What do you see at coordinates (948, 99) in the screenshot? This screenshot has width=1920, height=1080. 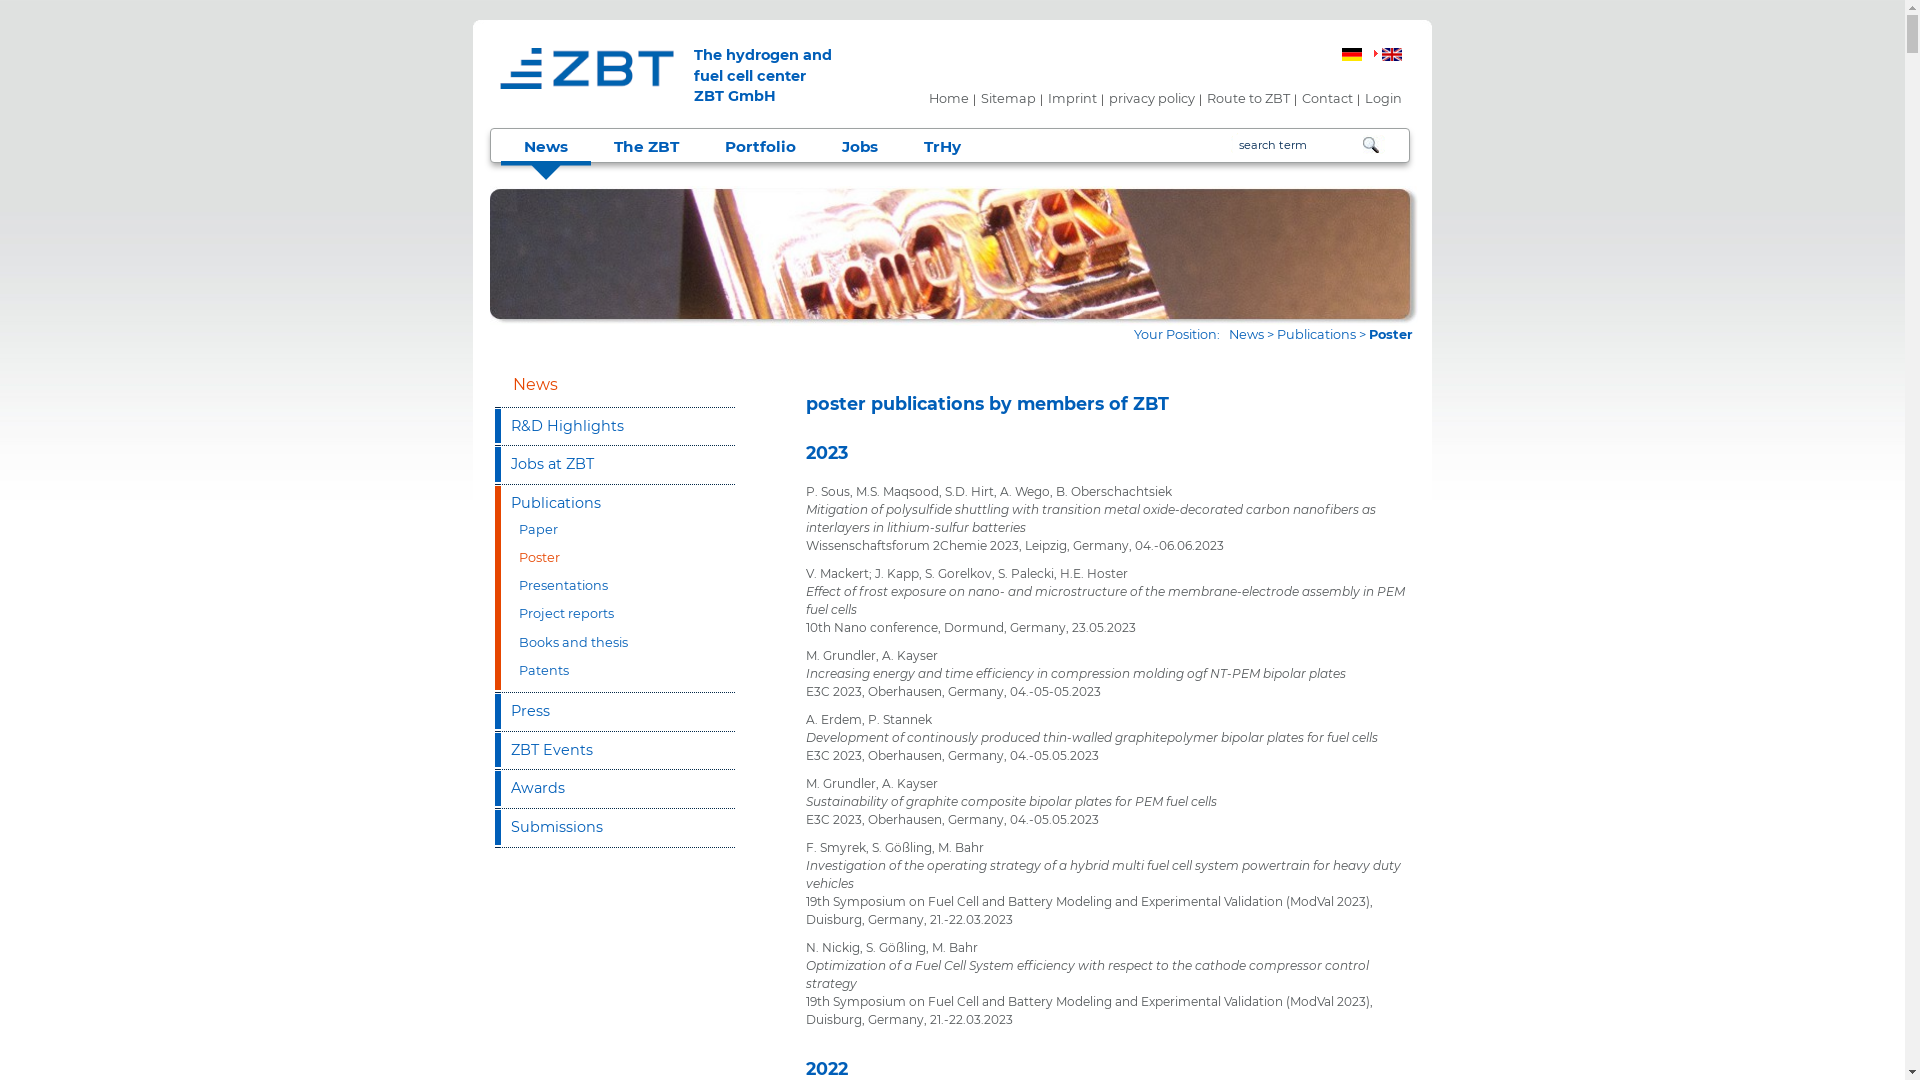 I see `'Home'` at bounding box center [948, 99].